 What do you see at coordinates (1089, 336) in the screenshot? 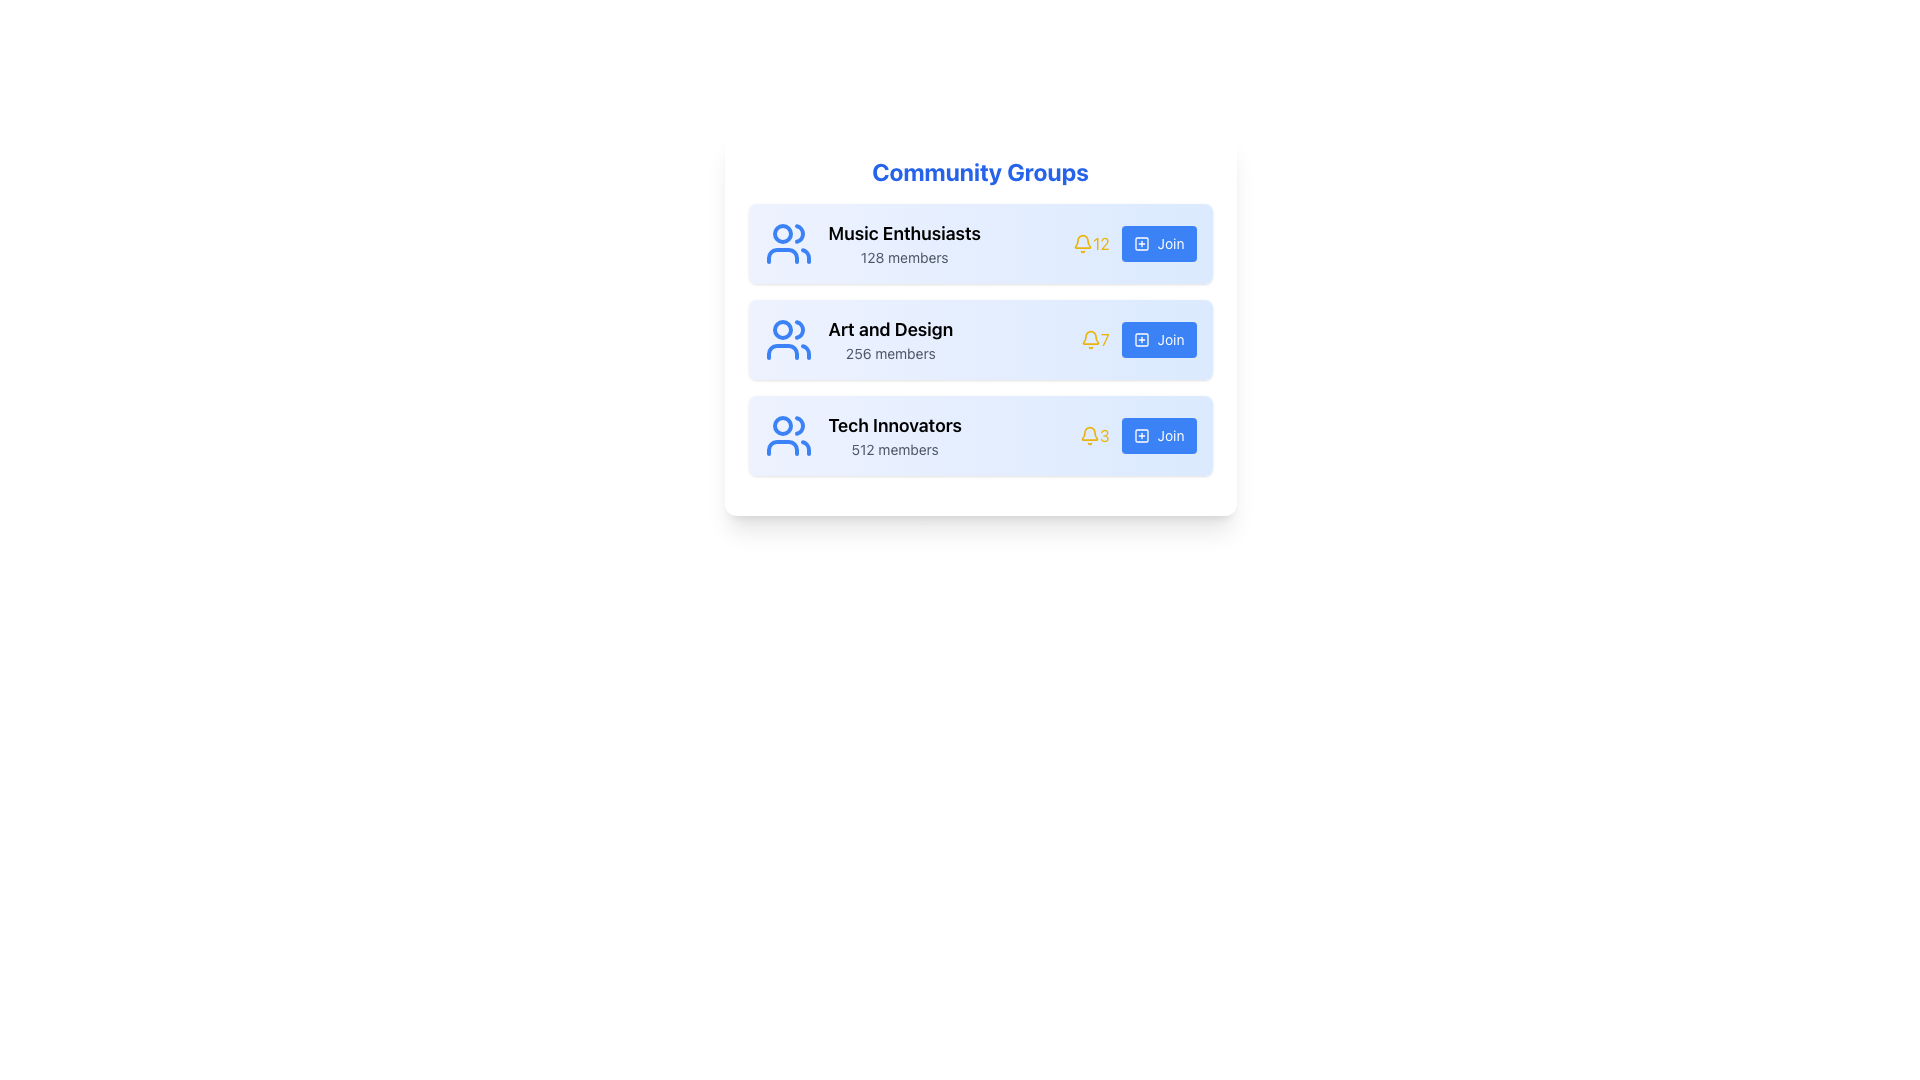
I see `the inner contour of the bell icon, which is styled with a line-drawing appearance and positioned to the right of the 'Art and Design' list item in the center row of the group listing` at bounding box center [1089, 336].